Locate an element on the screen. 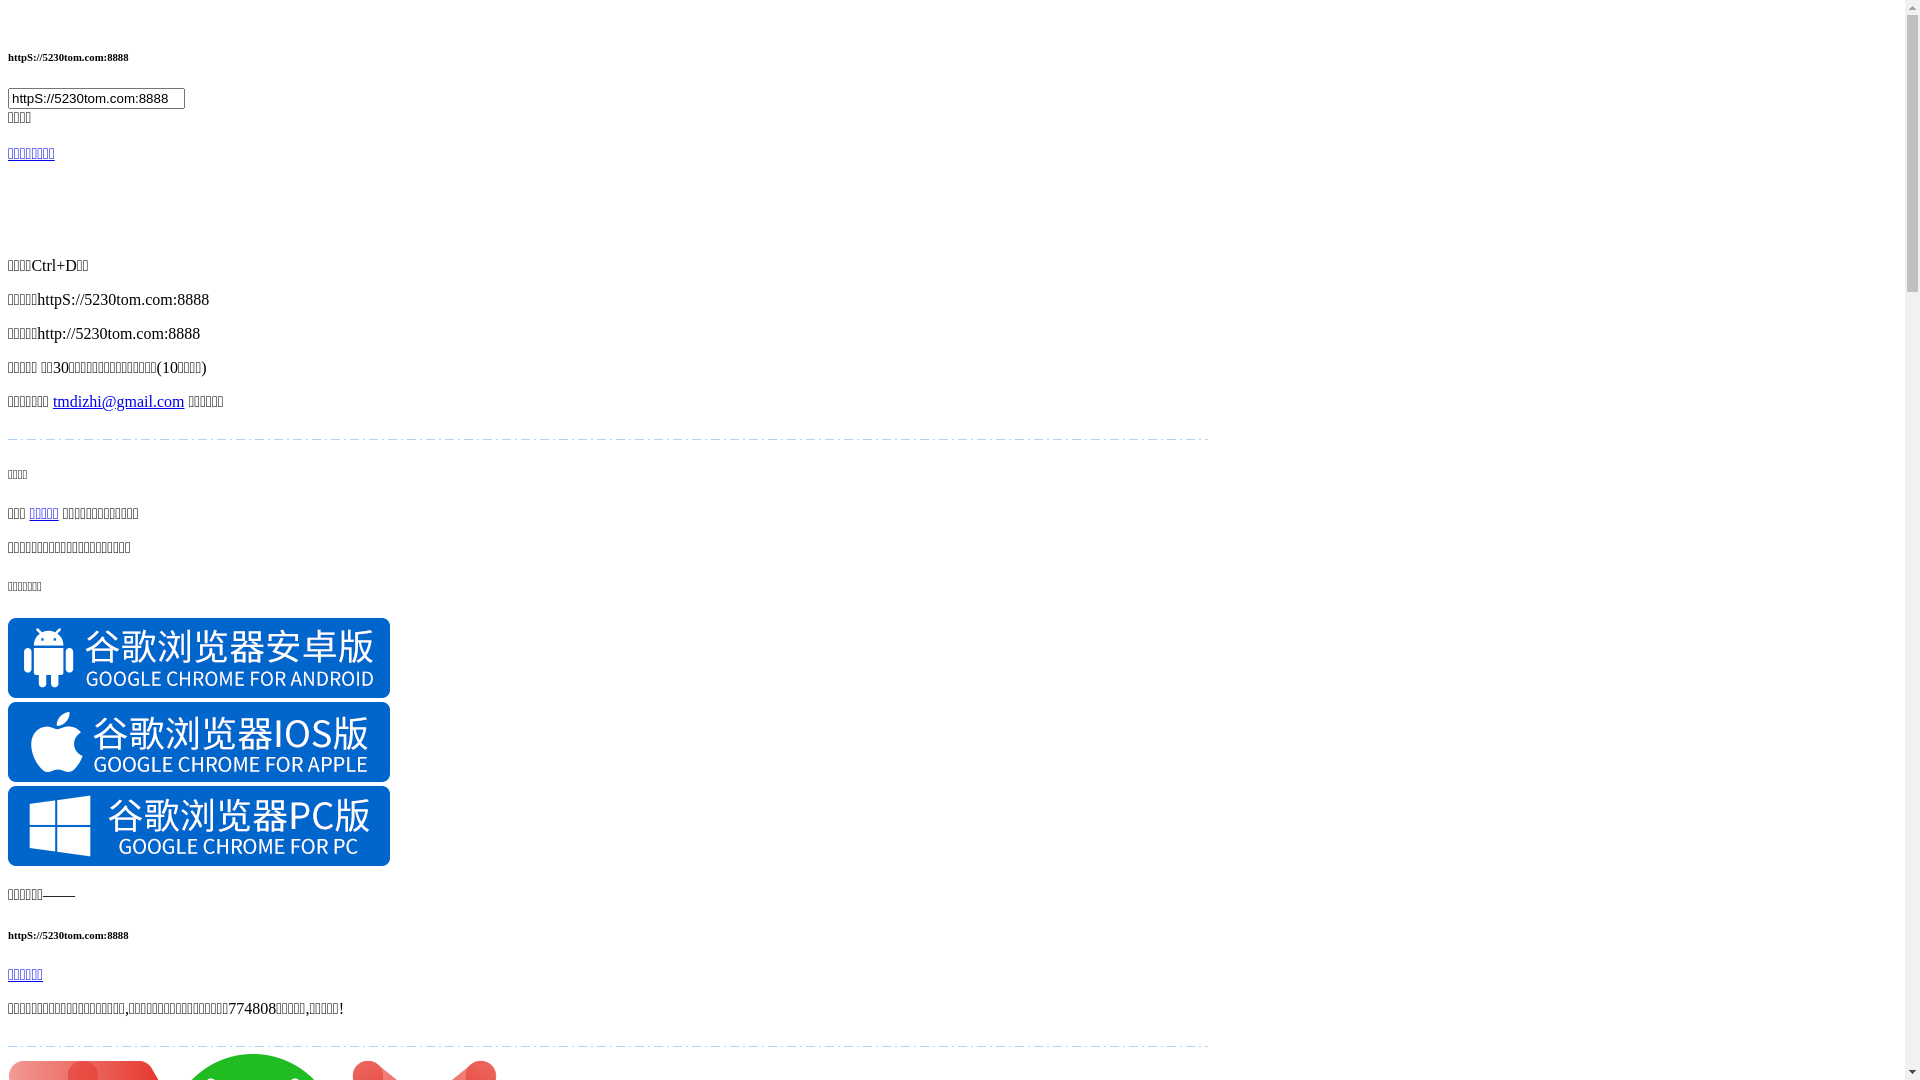  'tmdizhi@gmail.com' is located at coordinates (118, 401).